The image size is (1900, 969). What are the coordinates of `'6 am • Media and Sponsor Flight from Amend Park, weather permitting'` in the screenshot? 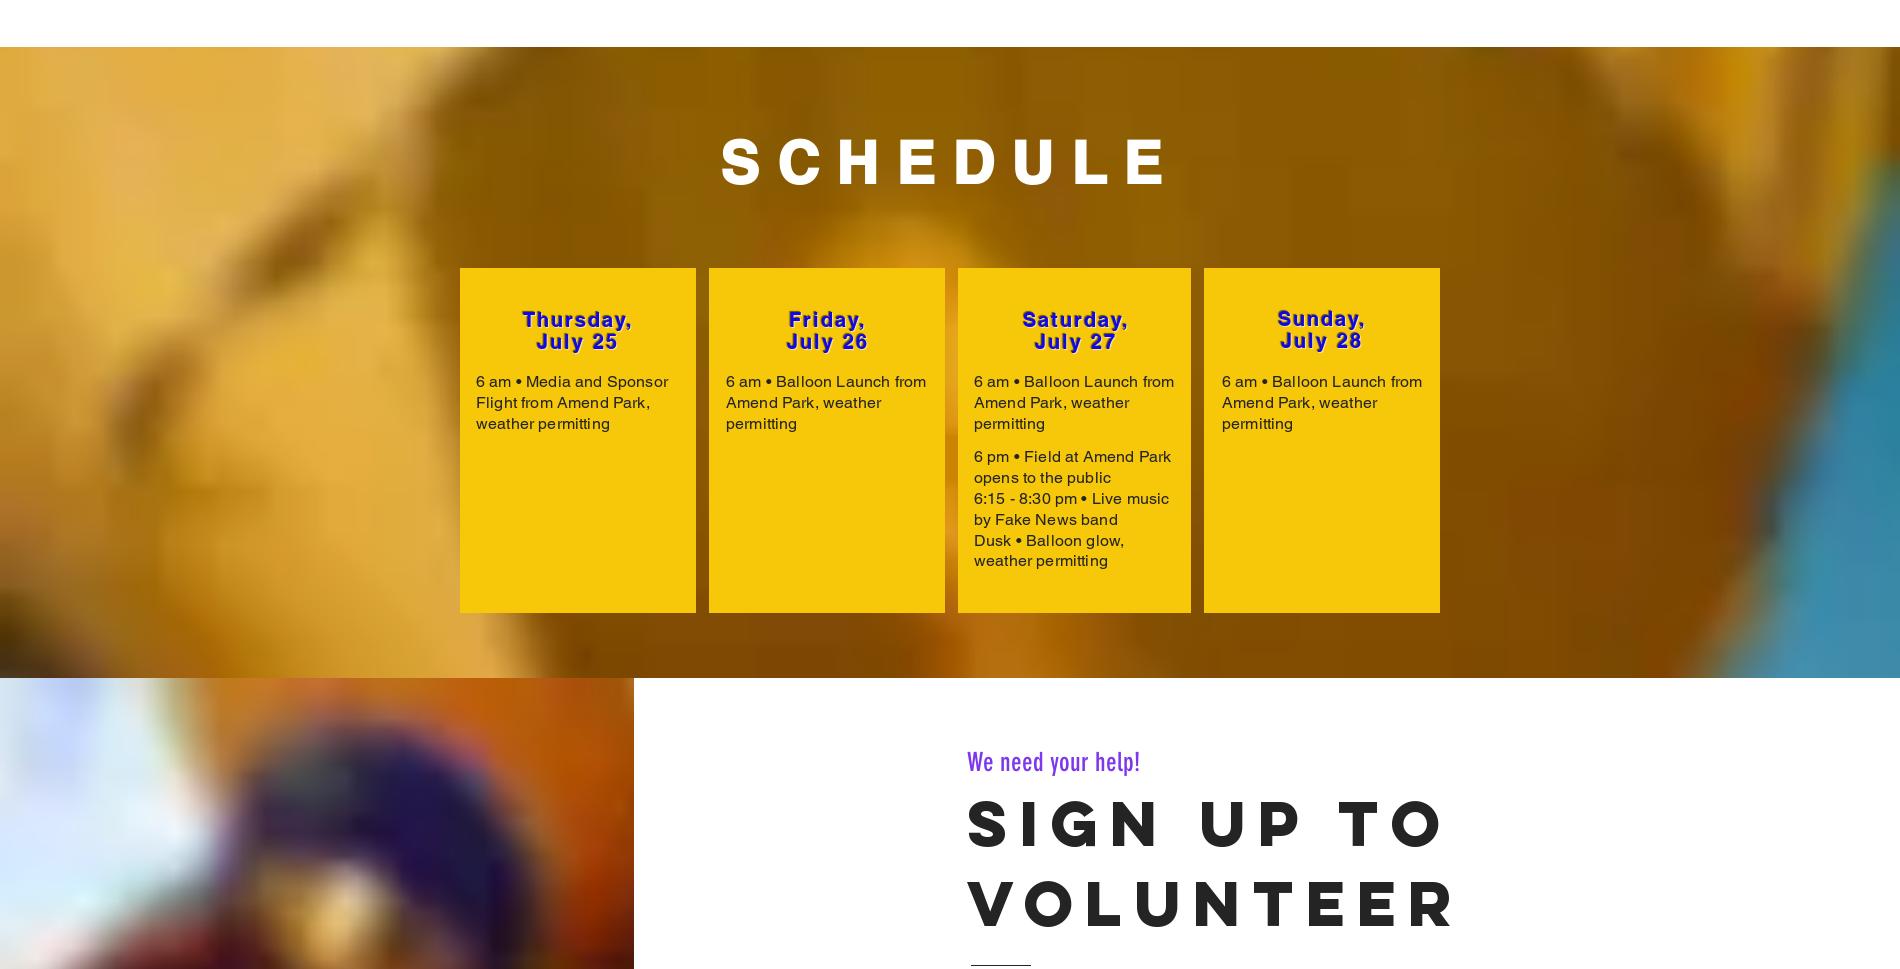 It's located at (571, 401).